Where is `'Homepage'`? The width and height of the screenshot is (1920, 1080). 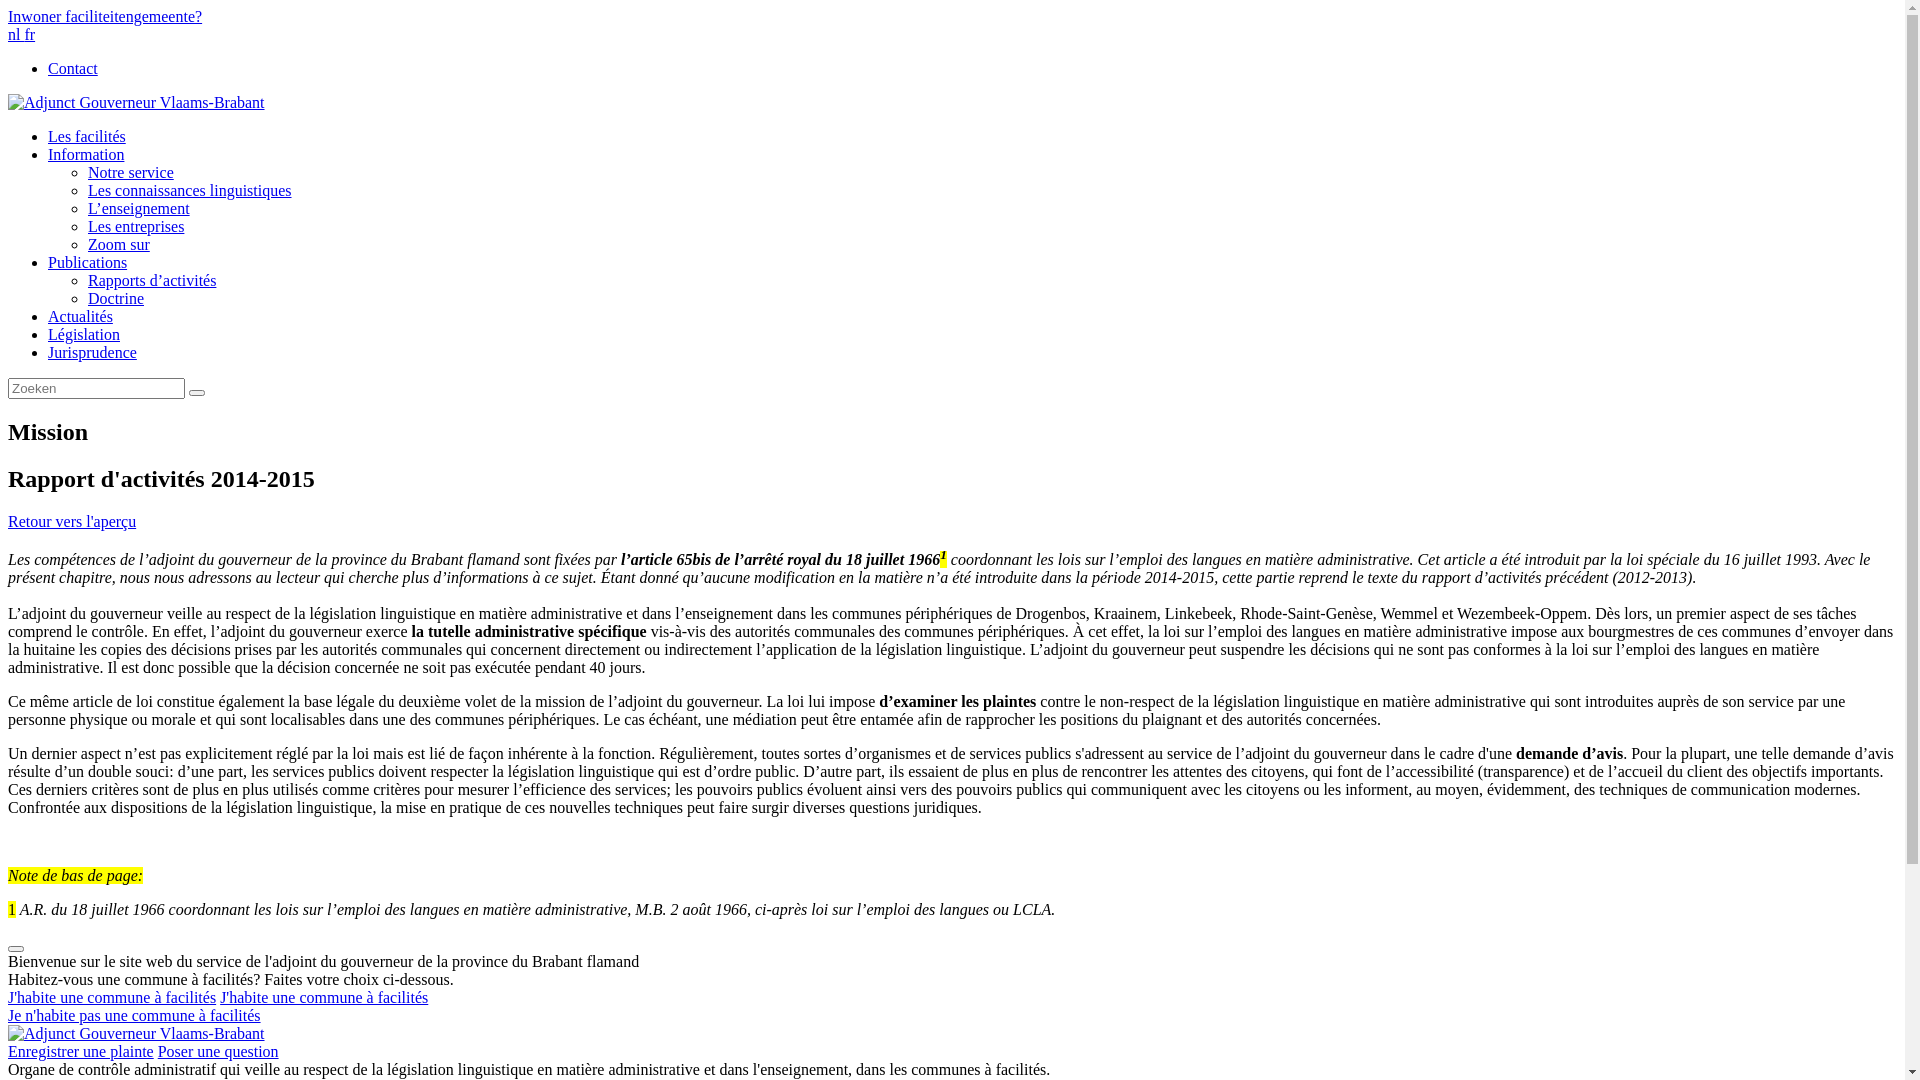 'Homepage' is located at coordinates (135, 1033).